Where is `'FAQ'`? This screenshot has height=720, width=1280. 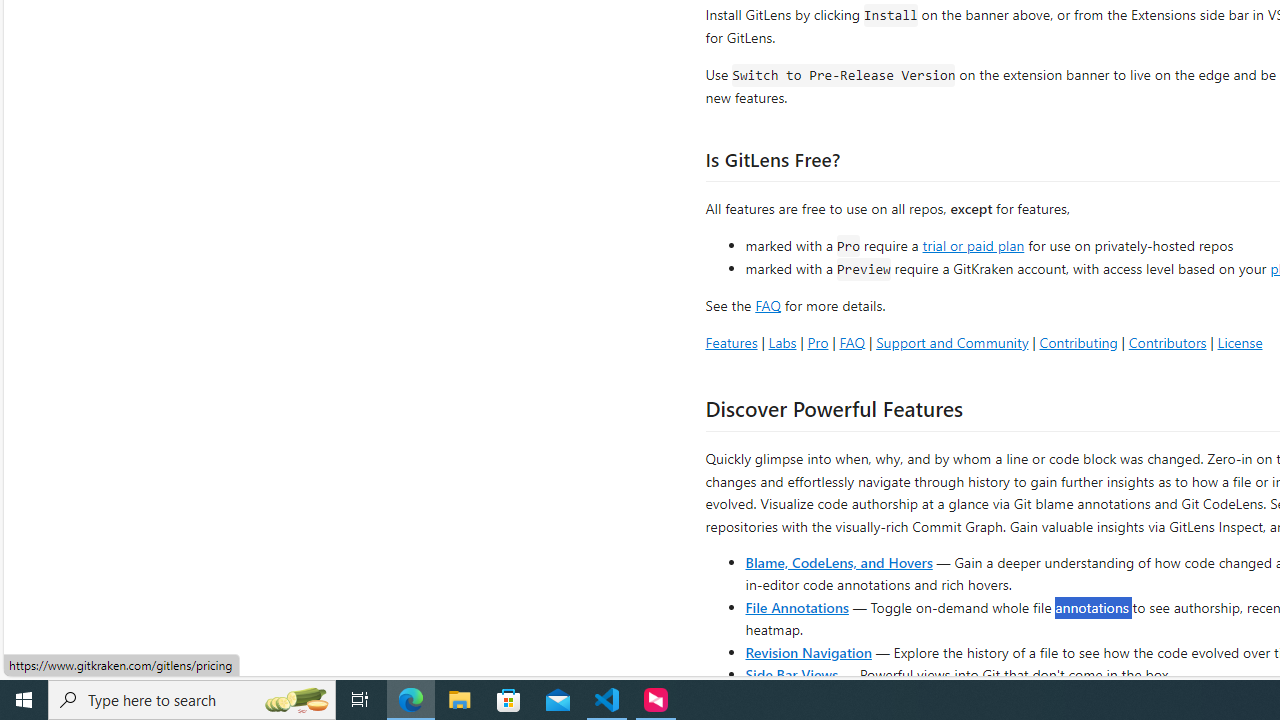 'FAQ' is located at coordinates (852, 341).